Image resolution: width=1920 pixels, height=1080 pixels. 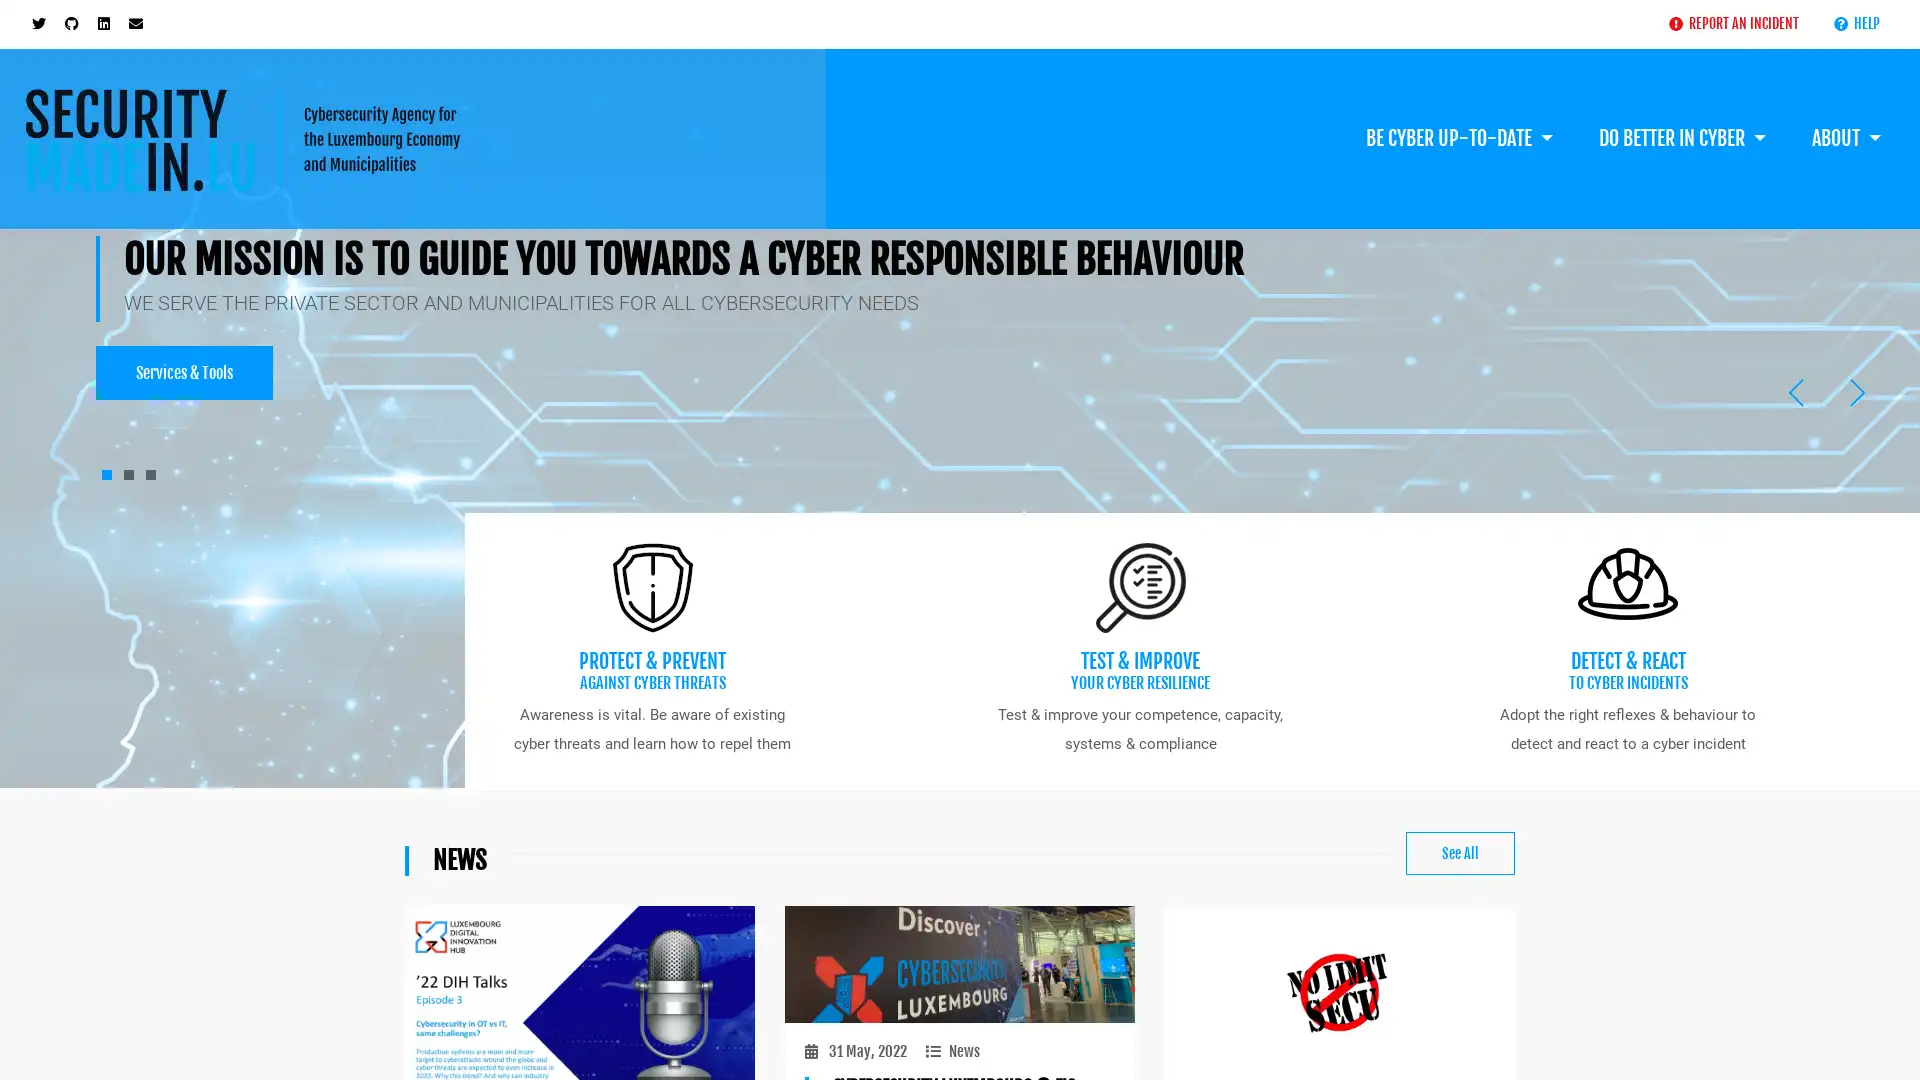 What do you see at coordinates (1458, 108) in the screenshot?
I see `BE CYBER UP-TO-DATE` at bounding box center [1458, 108].